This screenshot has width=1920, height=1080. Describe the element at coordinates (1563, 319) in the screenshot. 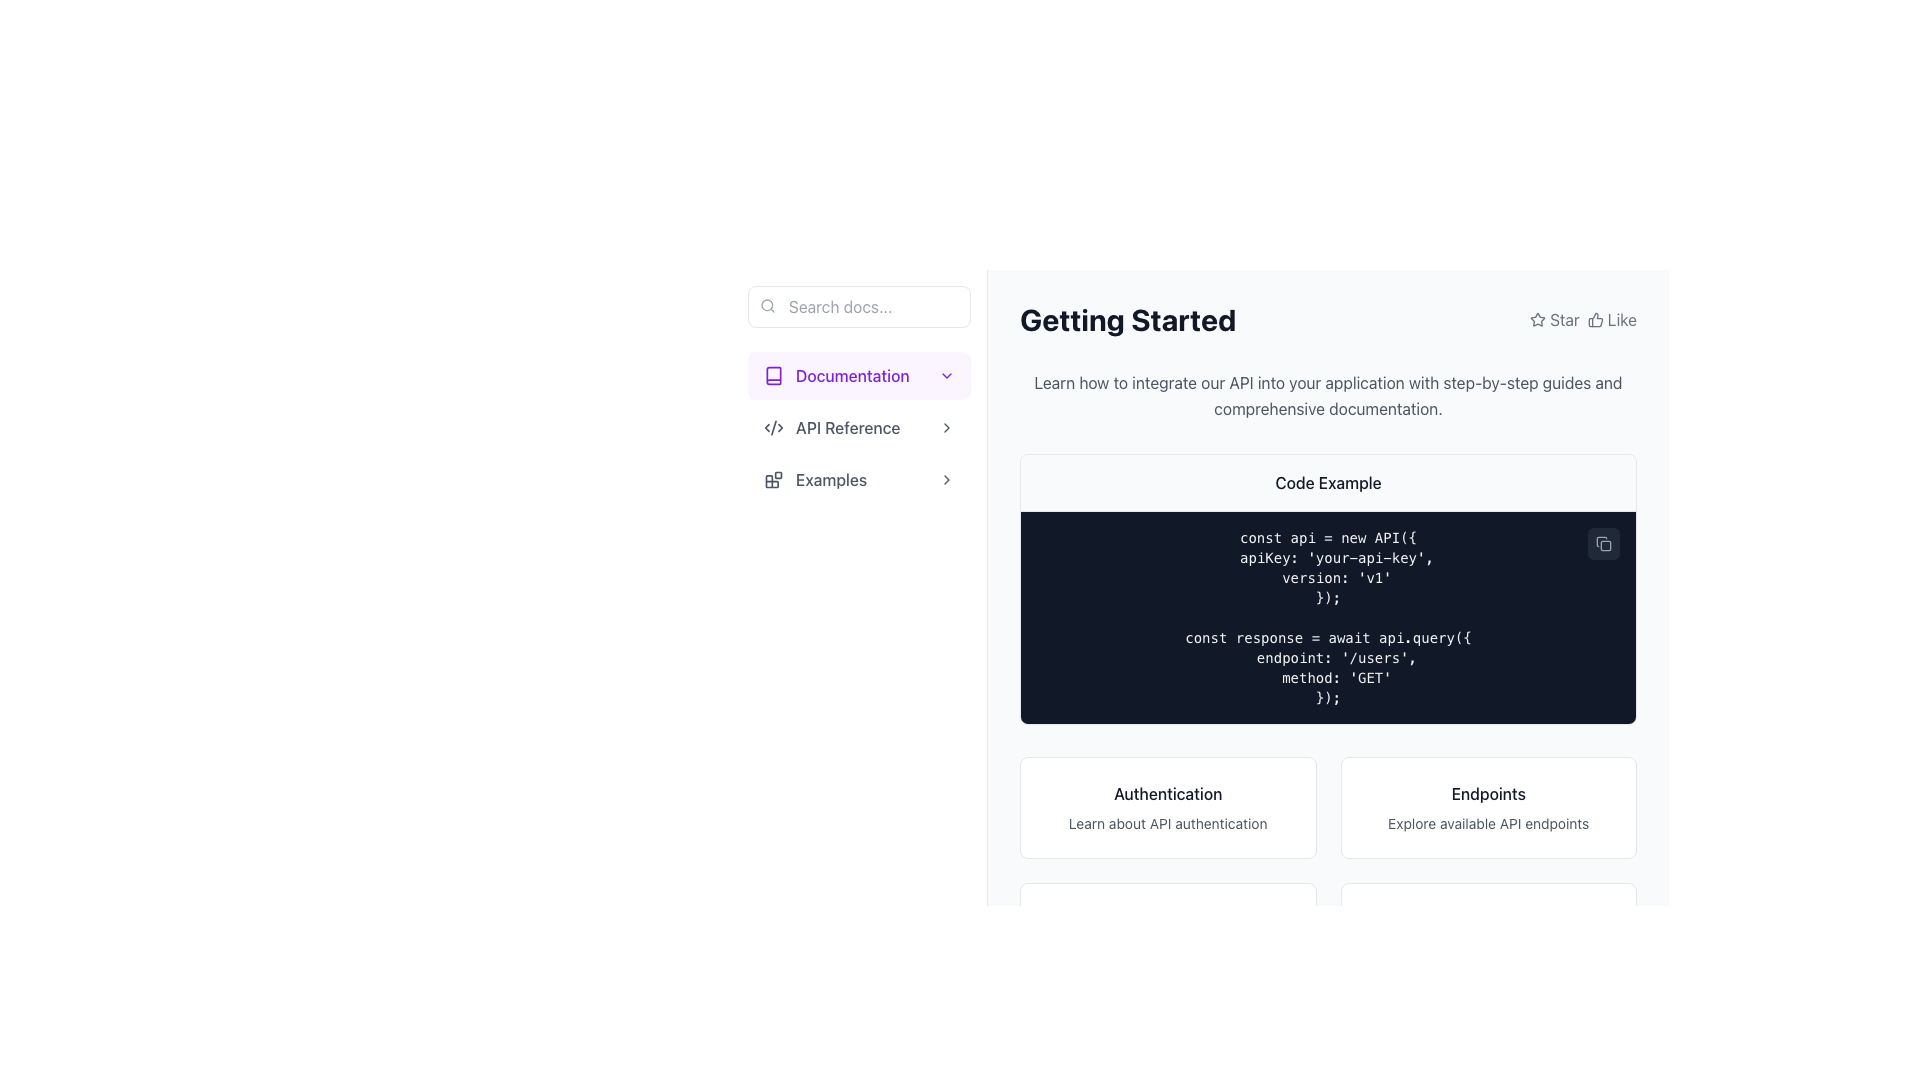

I see `the text label displaying the word 'Star', which is located in the top-right section of the interface, part of a horizontal group with a star icon to its left` at that location.